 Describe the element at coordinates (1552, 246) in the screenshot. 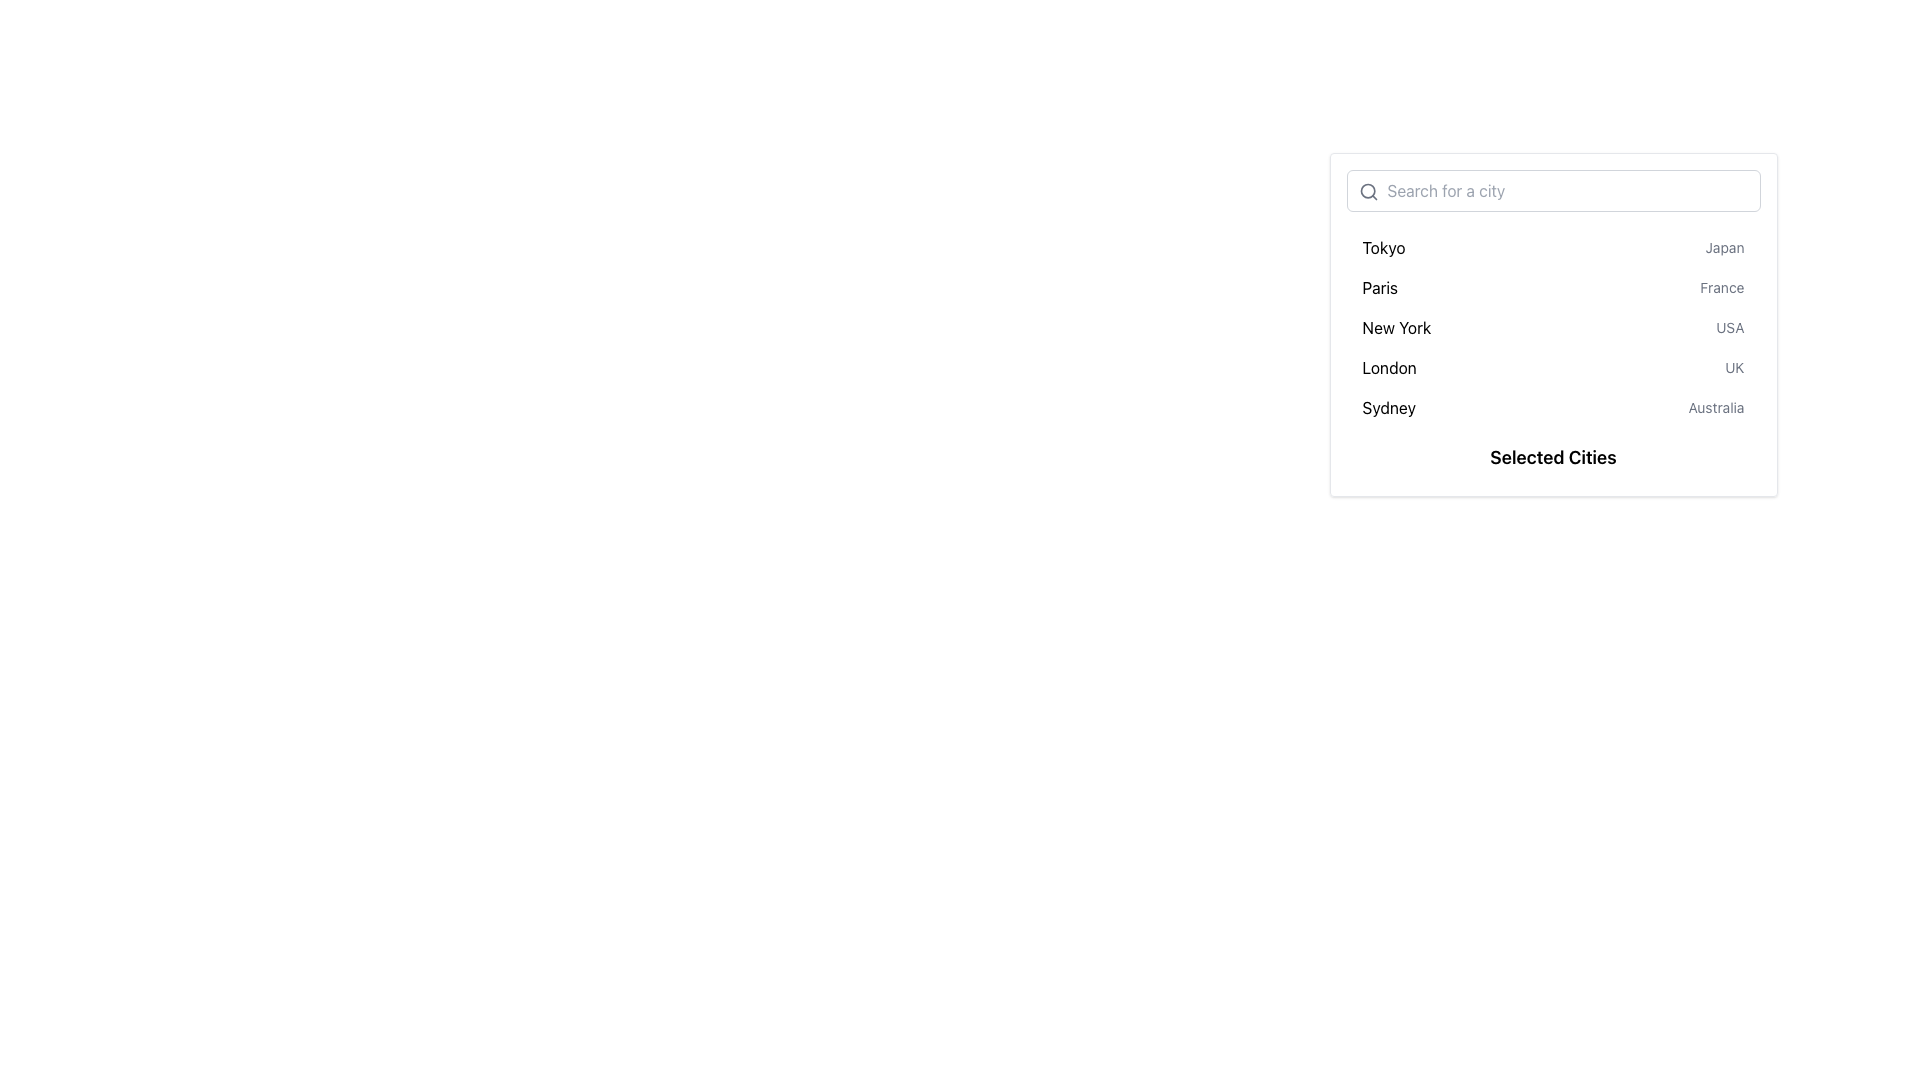

I see `the first List Item element displaying 'Tokyo' and 'Japan'` at that location.